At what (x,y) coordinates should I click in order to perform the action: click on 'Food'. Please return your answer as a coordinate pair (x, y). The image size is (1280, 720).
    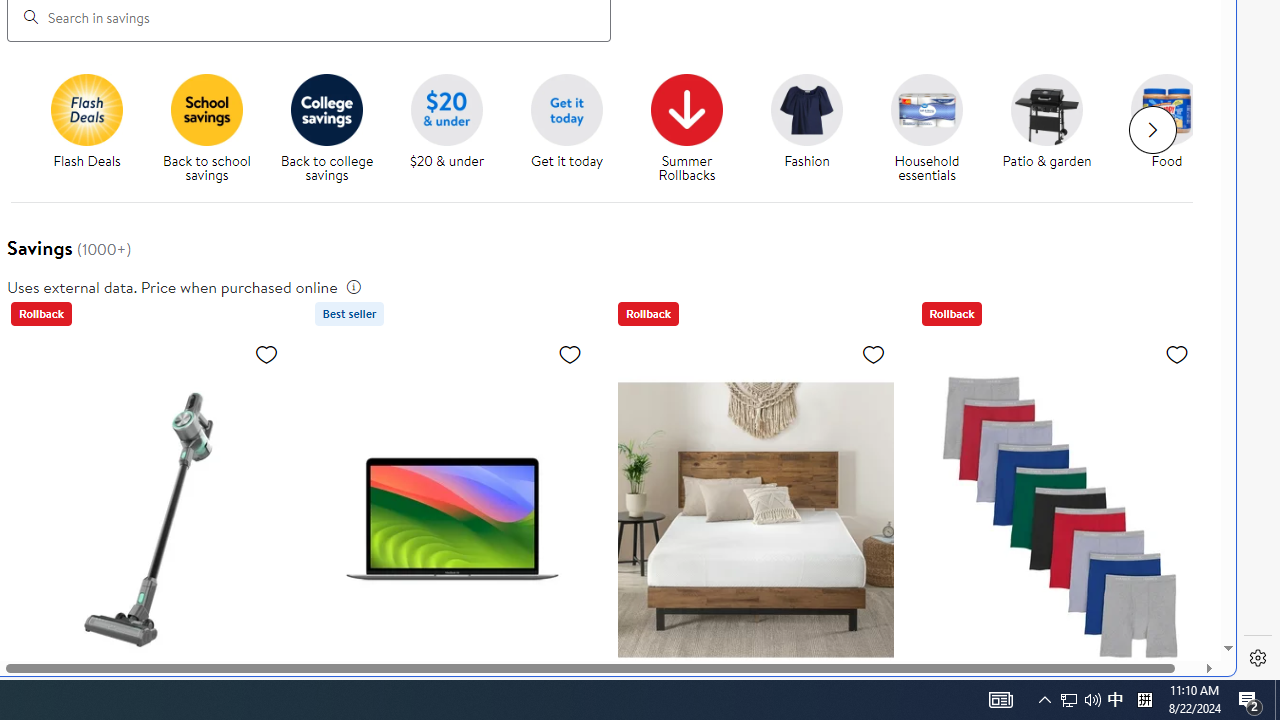
    Looking at the image, I should click on (1175, 129).